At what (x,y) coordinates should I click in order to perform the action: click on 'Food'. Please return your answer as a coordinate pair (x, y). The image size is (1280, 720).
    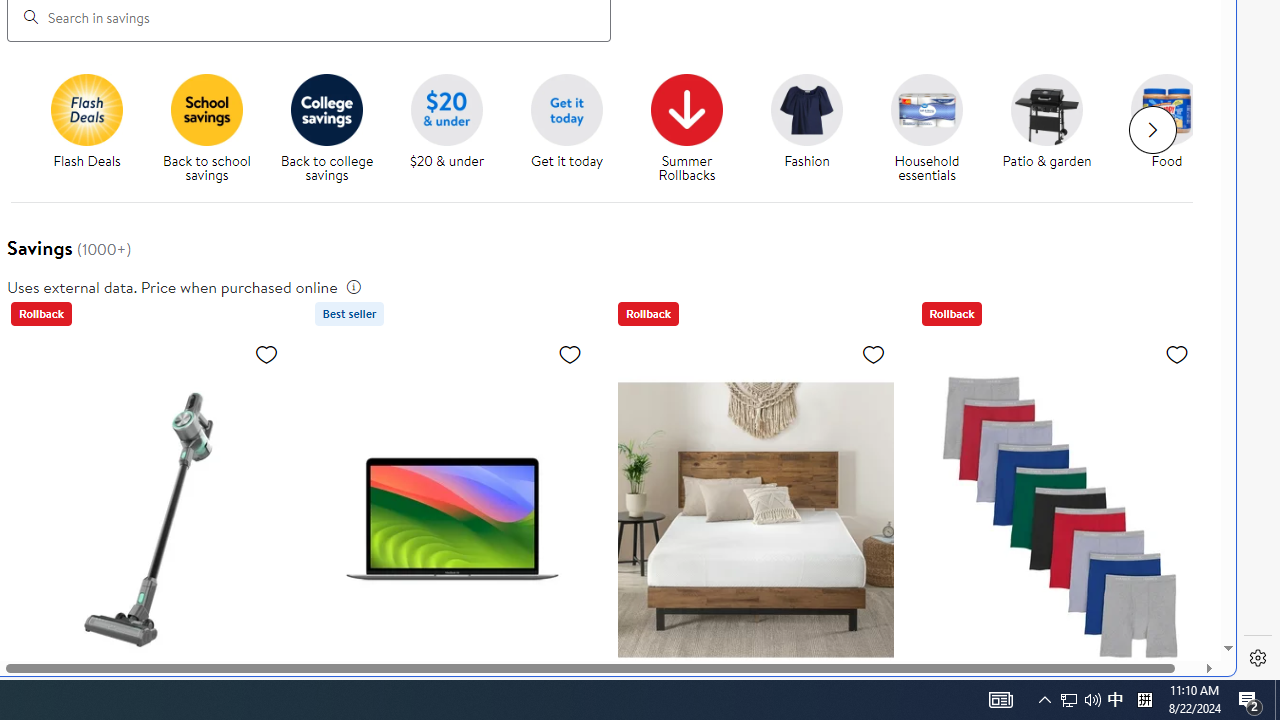
    Looking at the image, I should click on (1175, 129).